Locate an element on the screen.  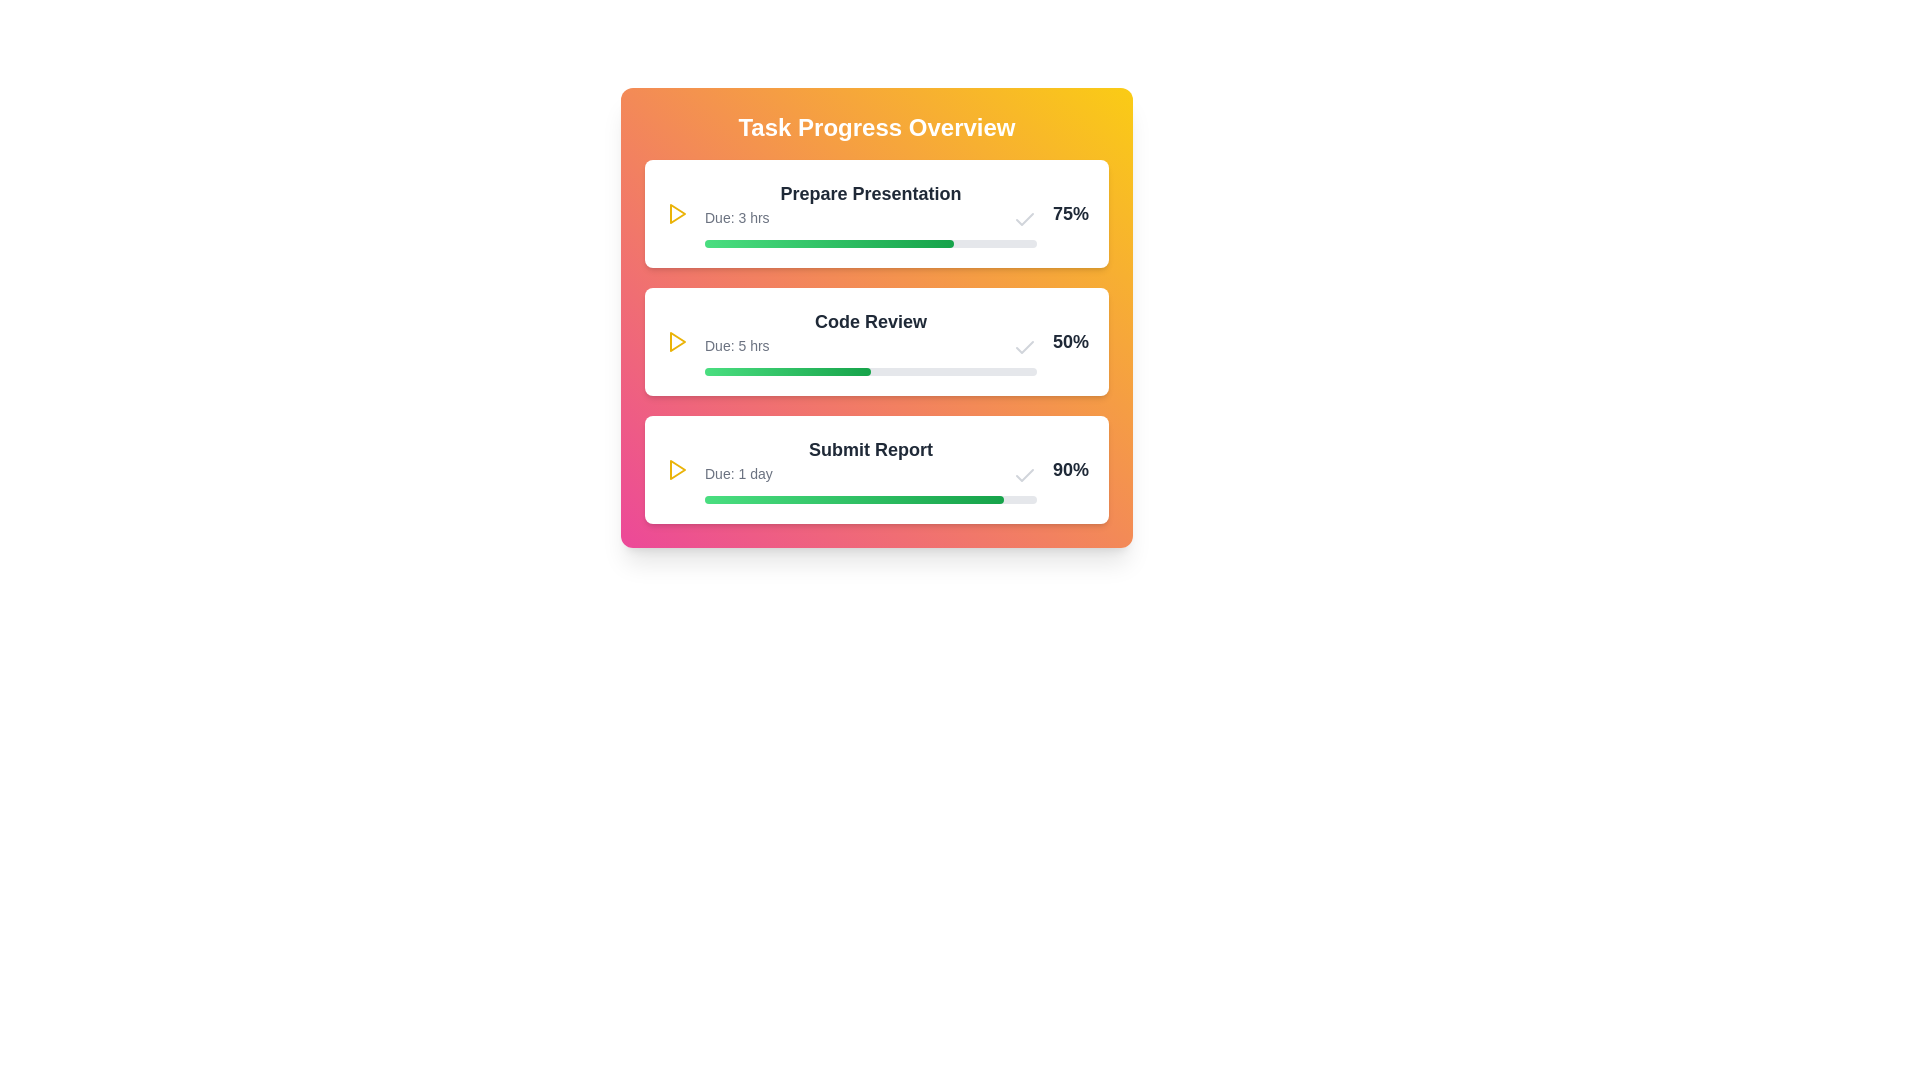
the text label displaying '50%' that indicates progress percentage, which is styled in dark gray and is located to the right of the 'Code Review' task card is located at coordinates (1069, 341).